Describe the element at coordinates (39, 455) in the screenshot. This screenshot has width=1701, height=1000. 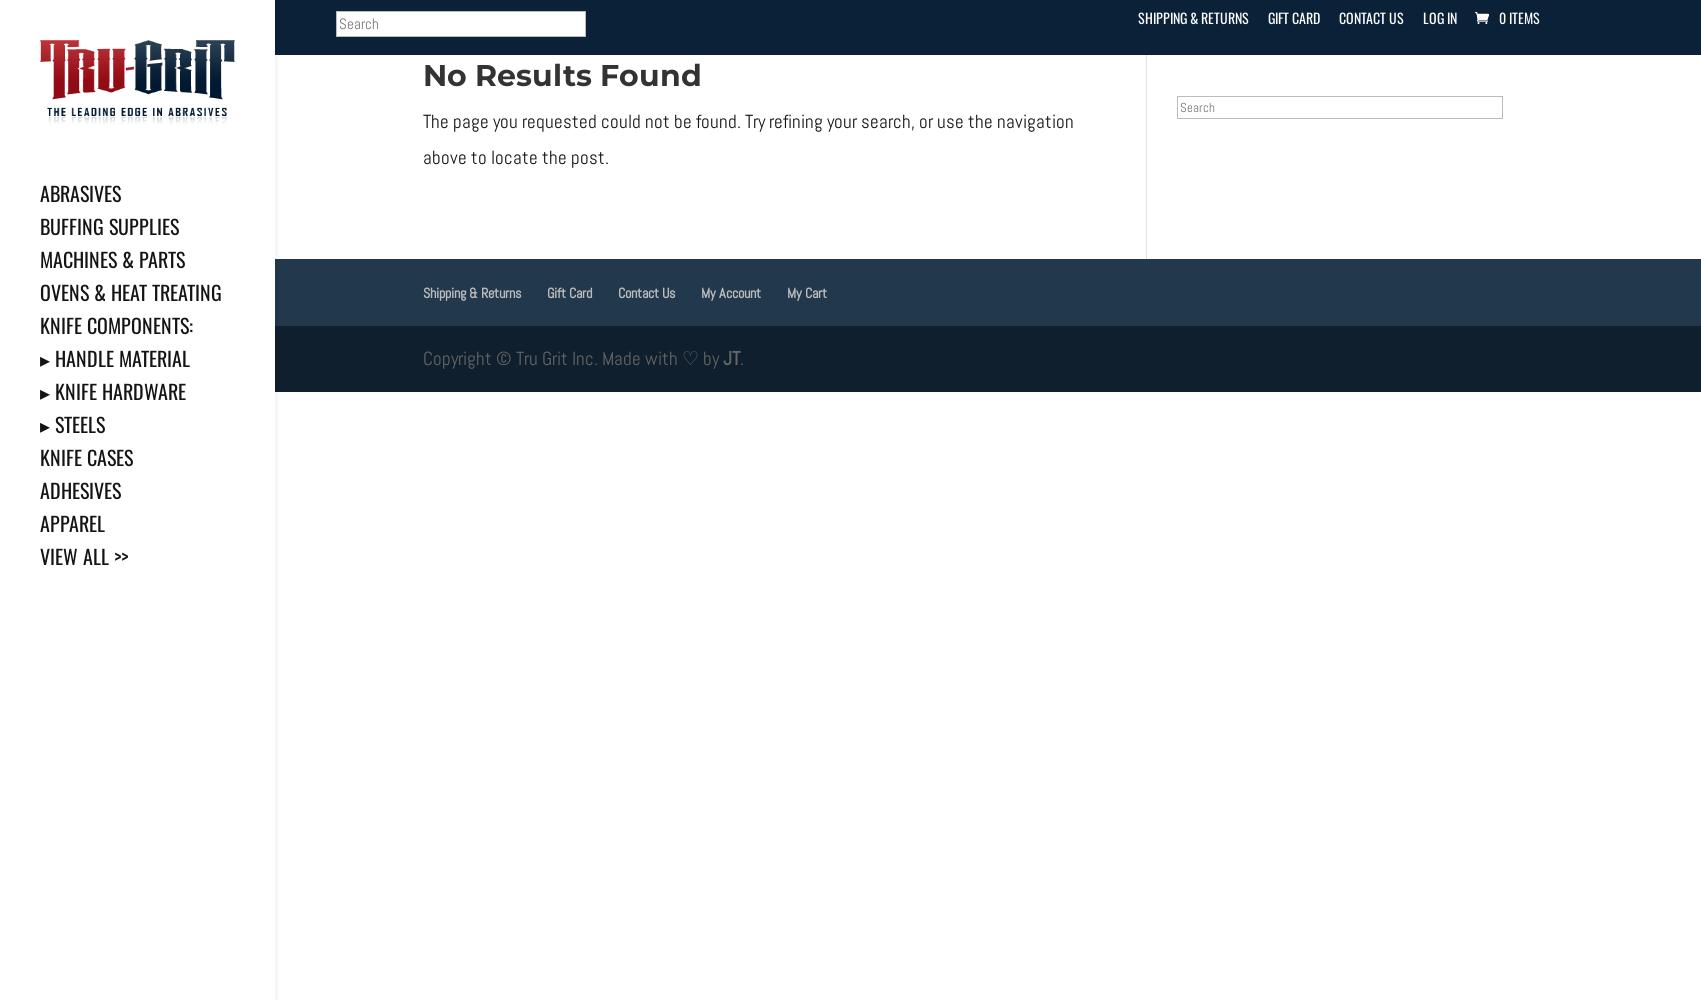
I see `'Knife Cases'` at that location.